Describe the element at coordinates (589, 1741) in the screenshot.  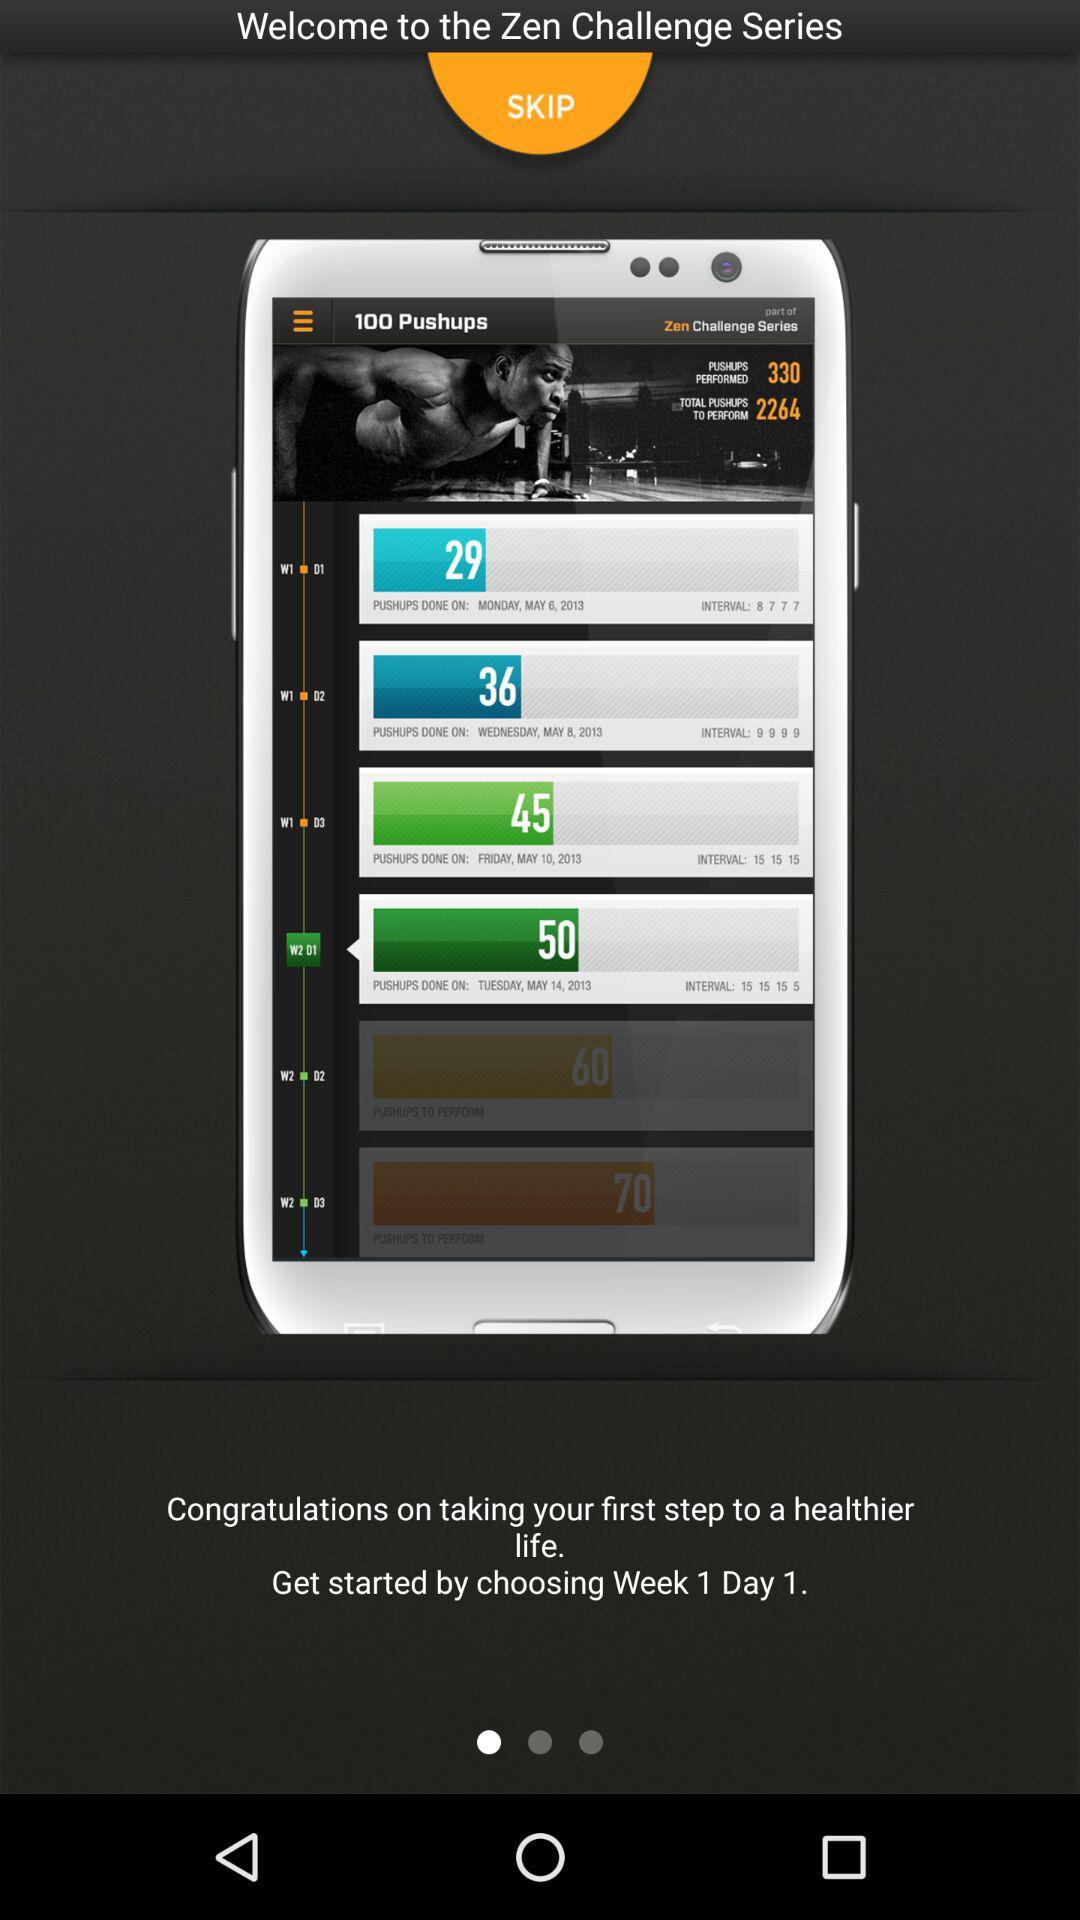
I see `page` at that location.